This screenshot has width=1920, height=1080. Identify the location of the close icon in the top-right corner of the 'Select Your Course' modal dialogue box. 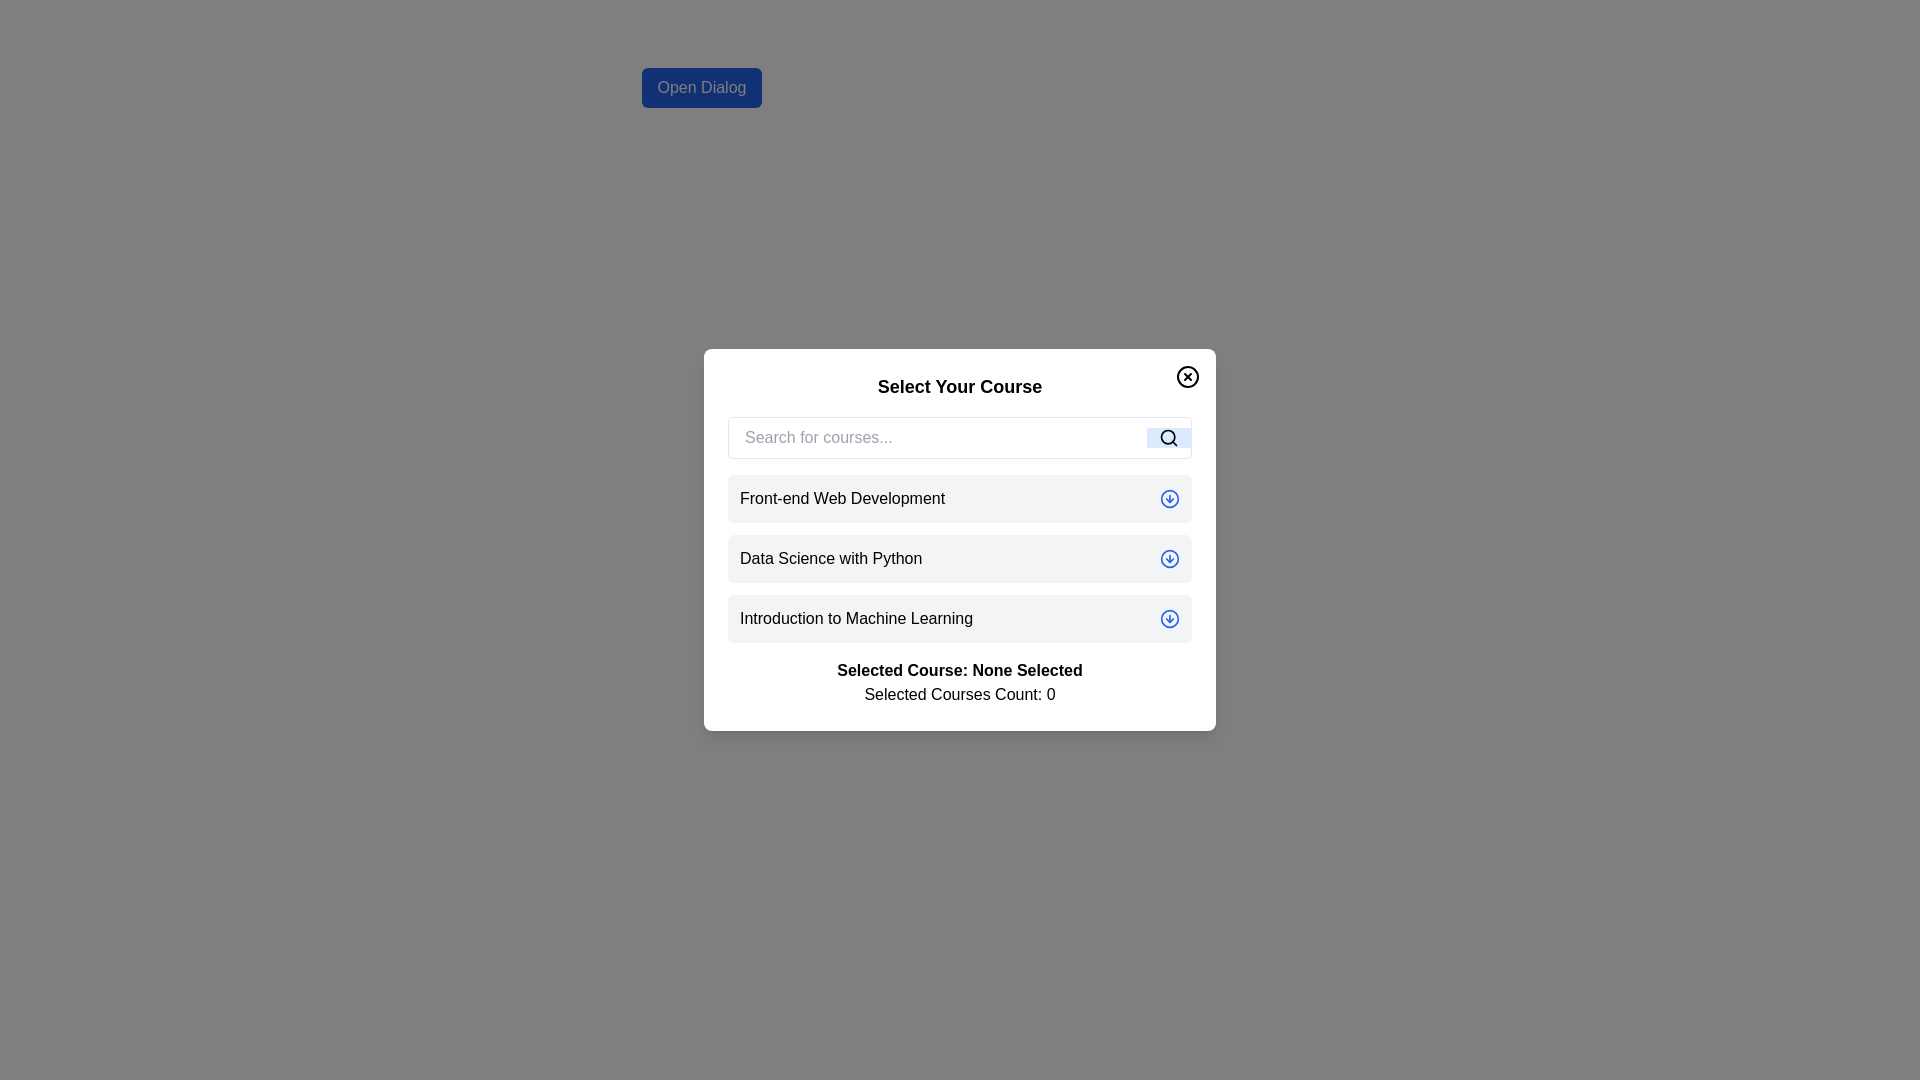
(1188, 377).